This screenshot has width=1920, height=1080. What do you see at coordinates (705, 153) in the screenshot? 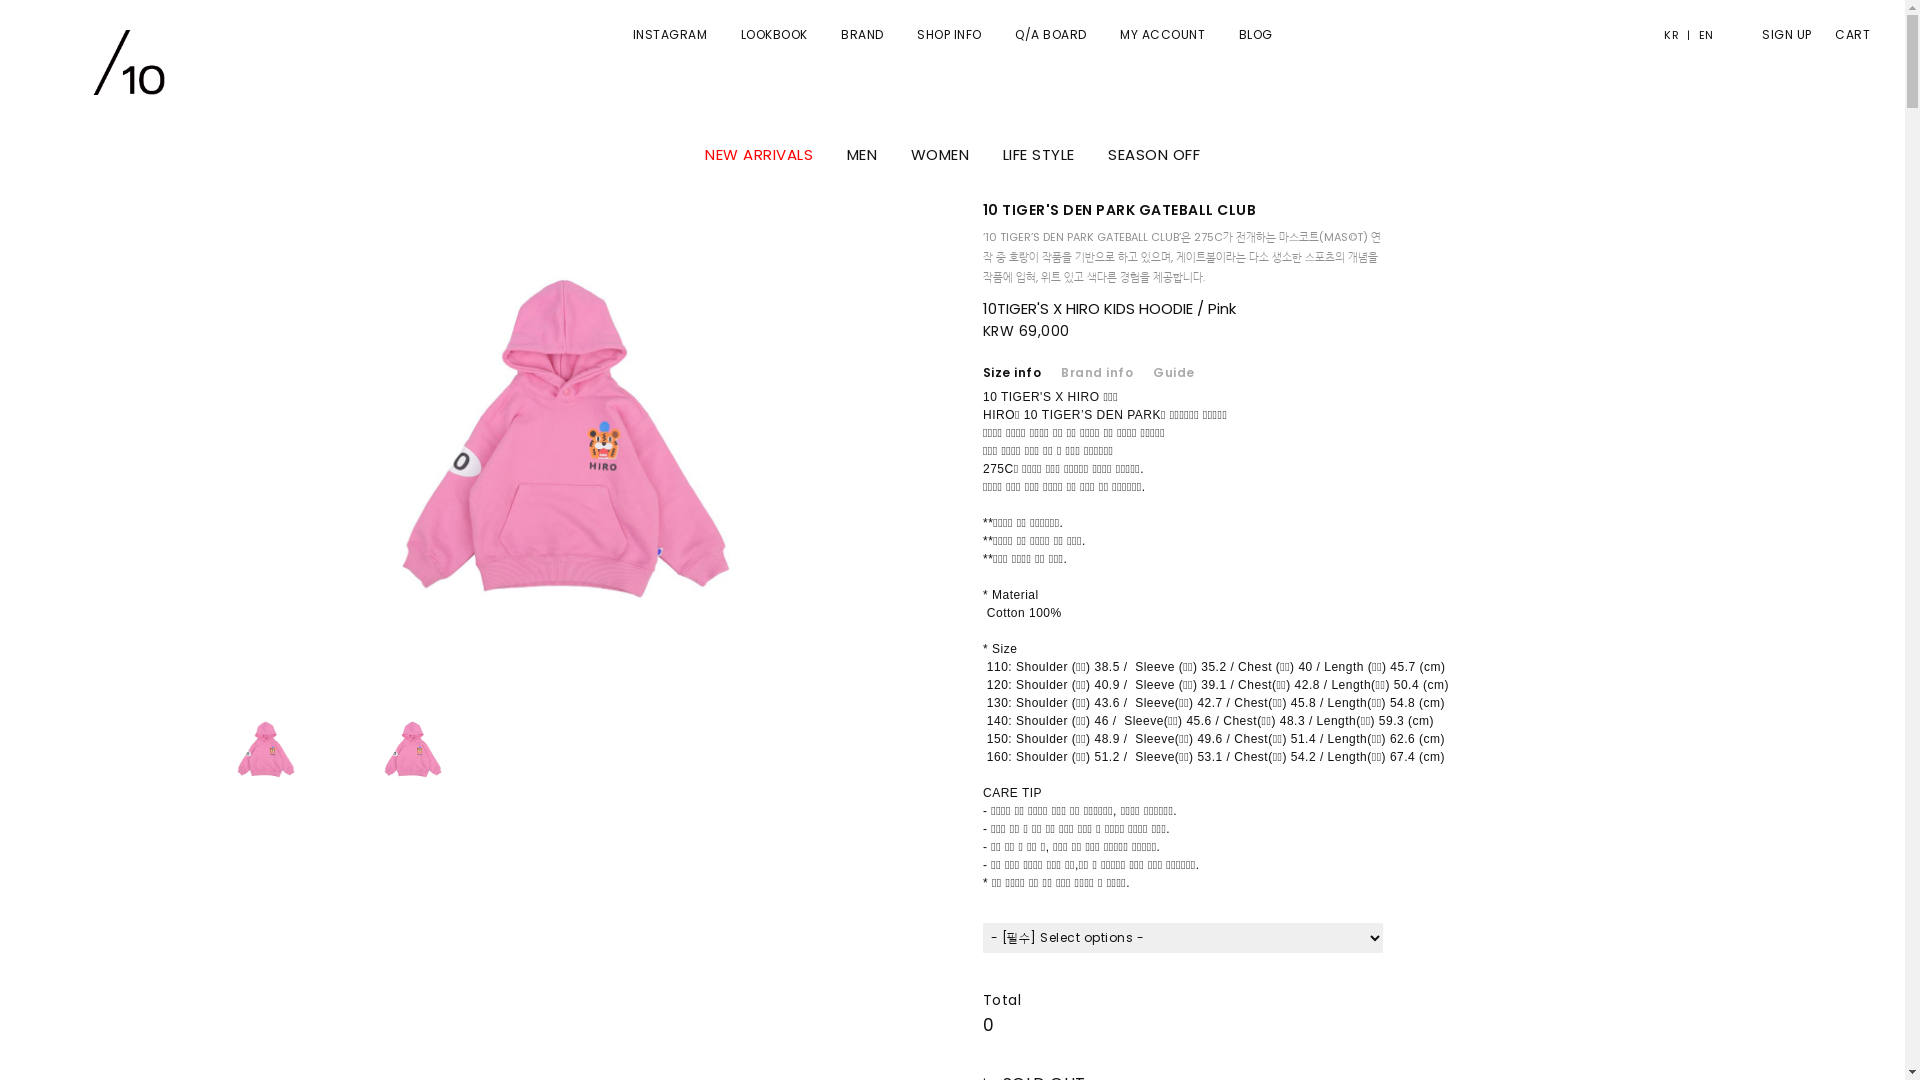
I see `'NEW ARRIVALS'` at bounding box center [705, 153].